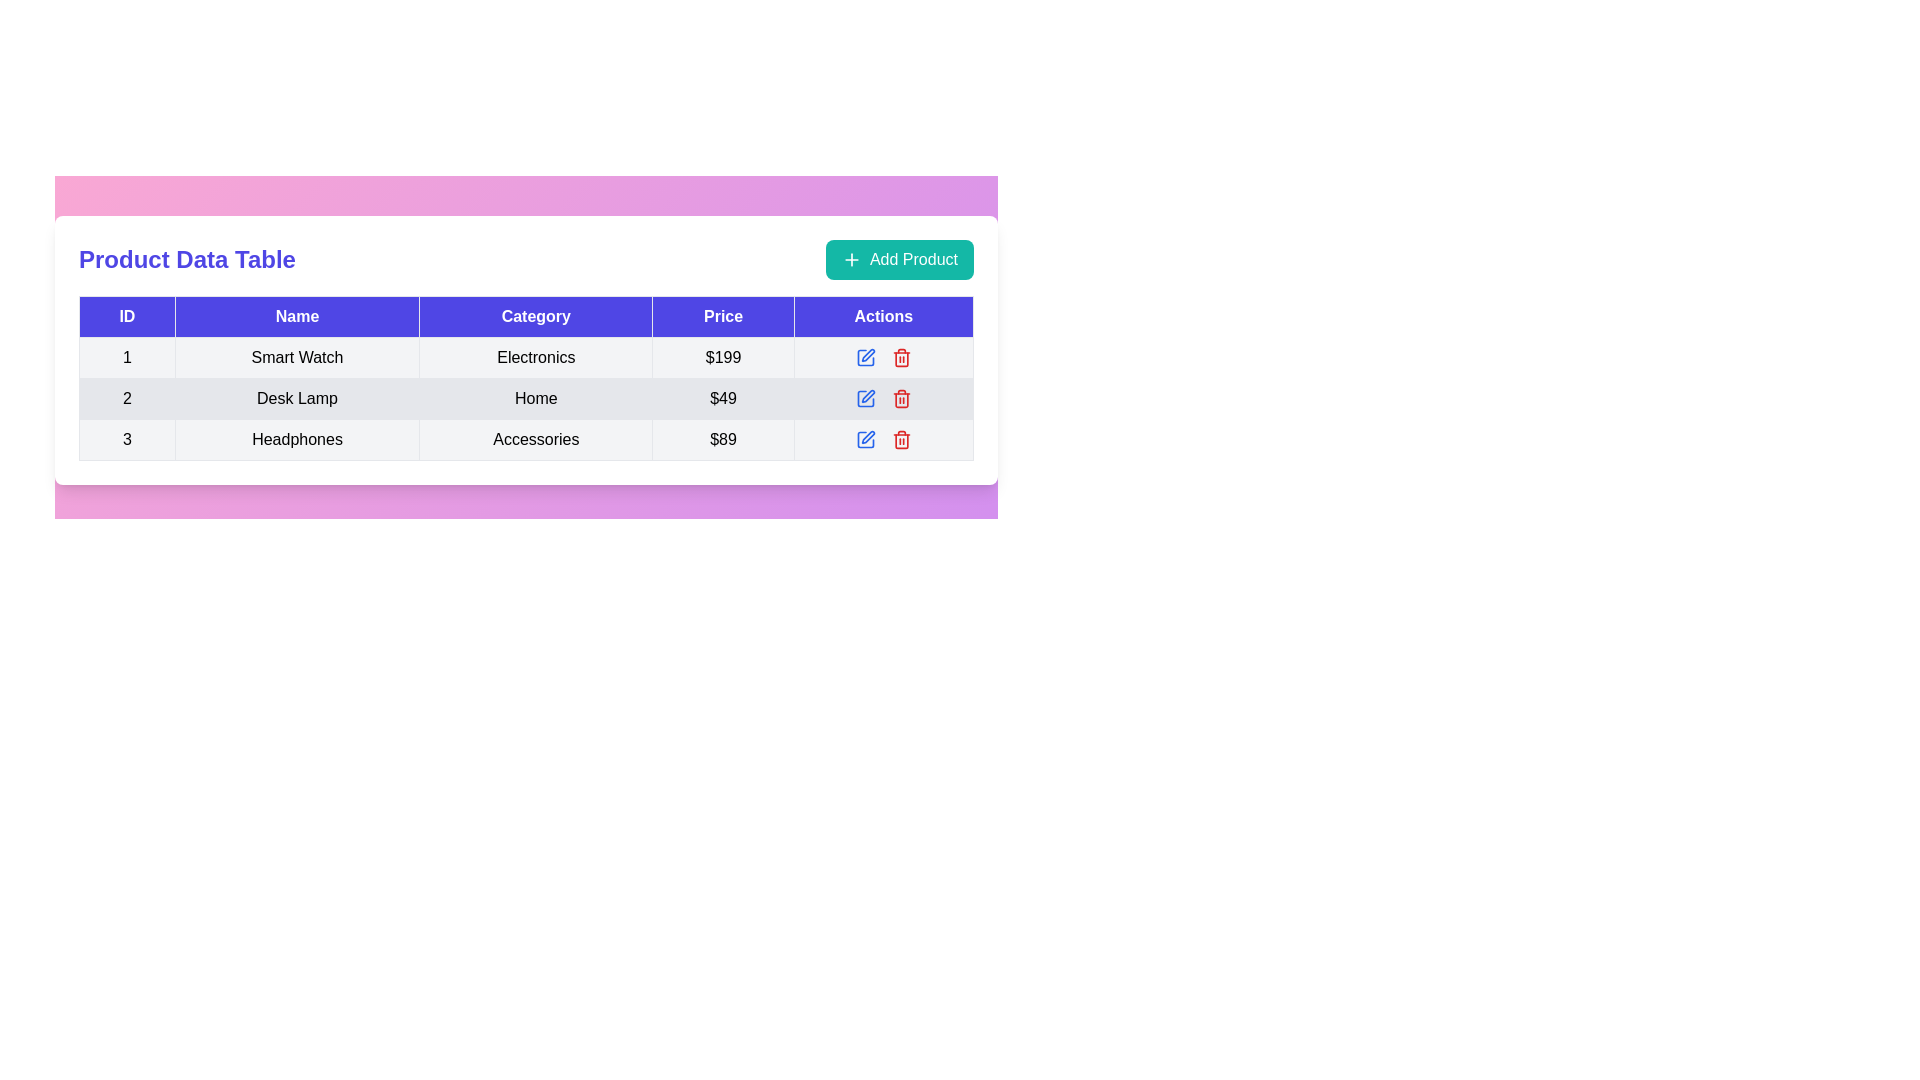 This screenshot has height=1080, width=1920. Describe the element at coordinates (126, 315) in the screenshot. I see `the 'ID' text label, which is a rectangular label with white uppercase text on a blue background, located at the top-left corner of a table header row` at that location.